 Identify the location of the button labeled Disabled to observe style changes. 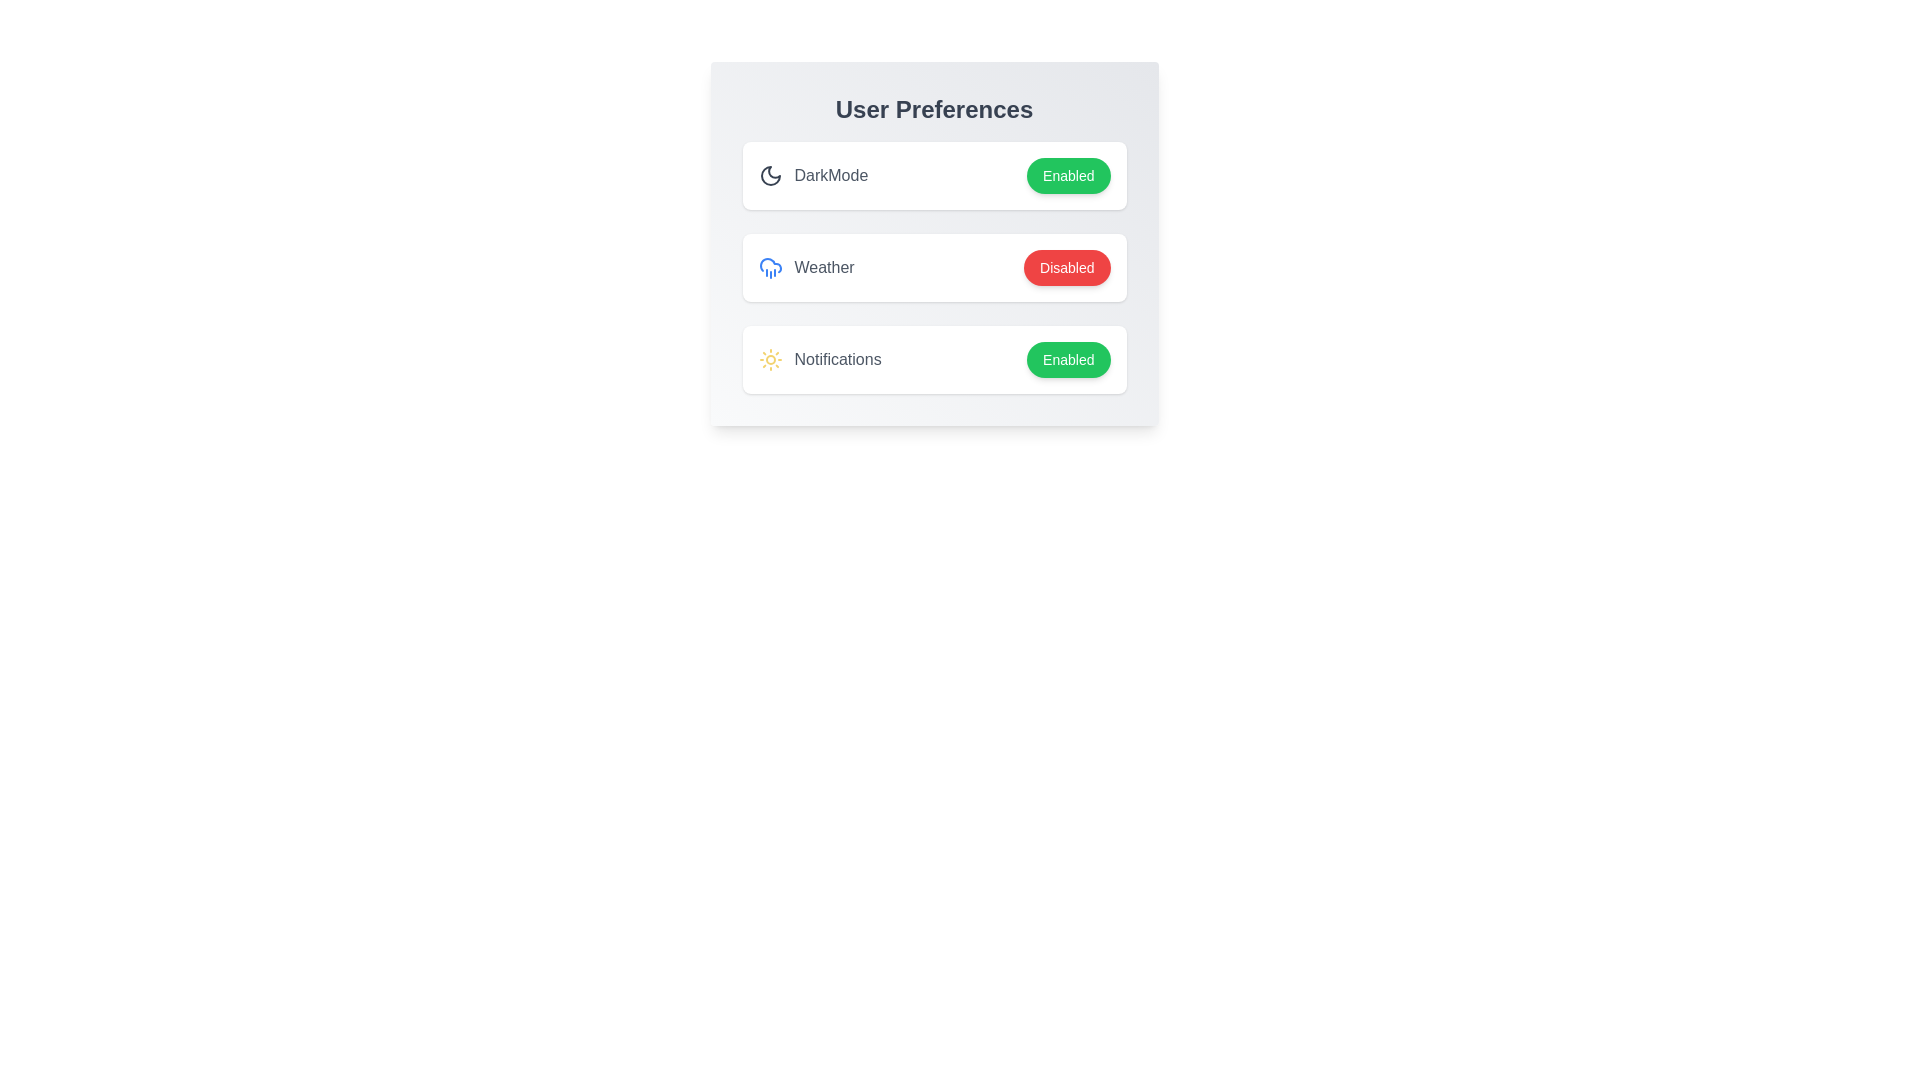
(1066, 266).